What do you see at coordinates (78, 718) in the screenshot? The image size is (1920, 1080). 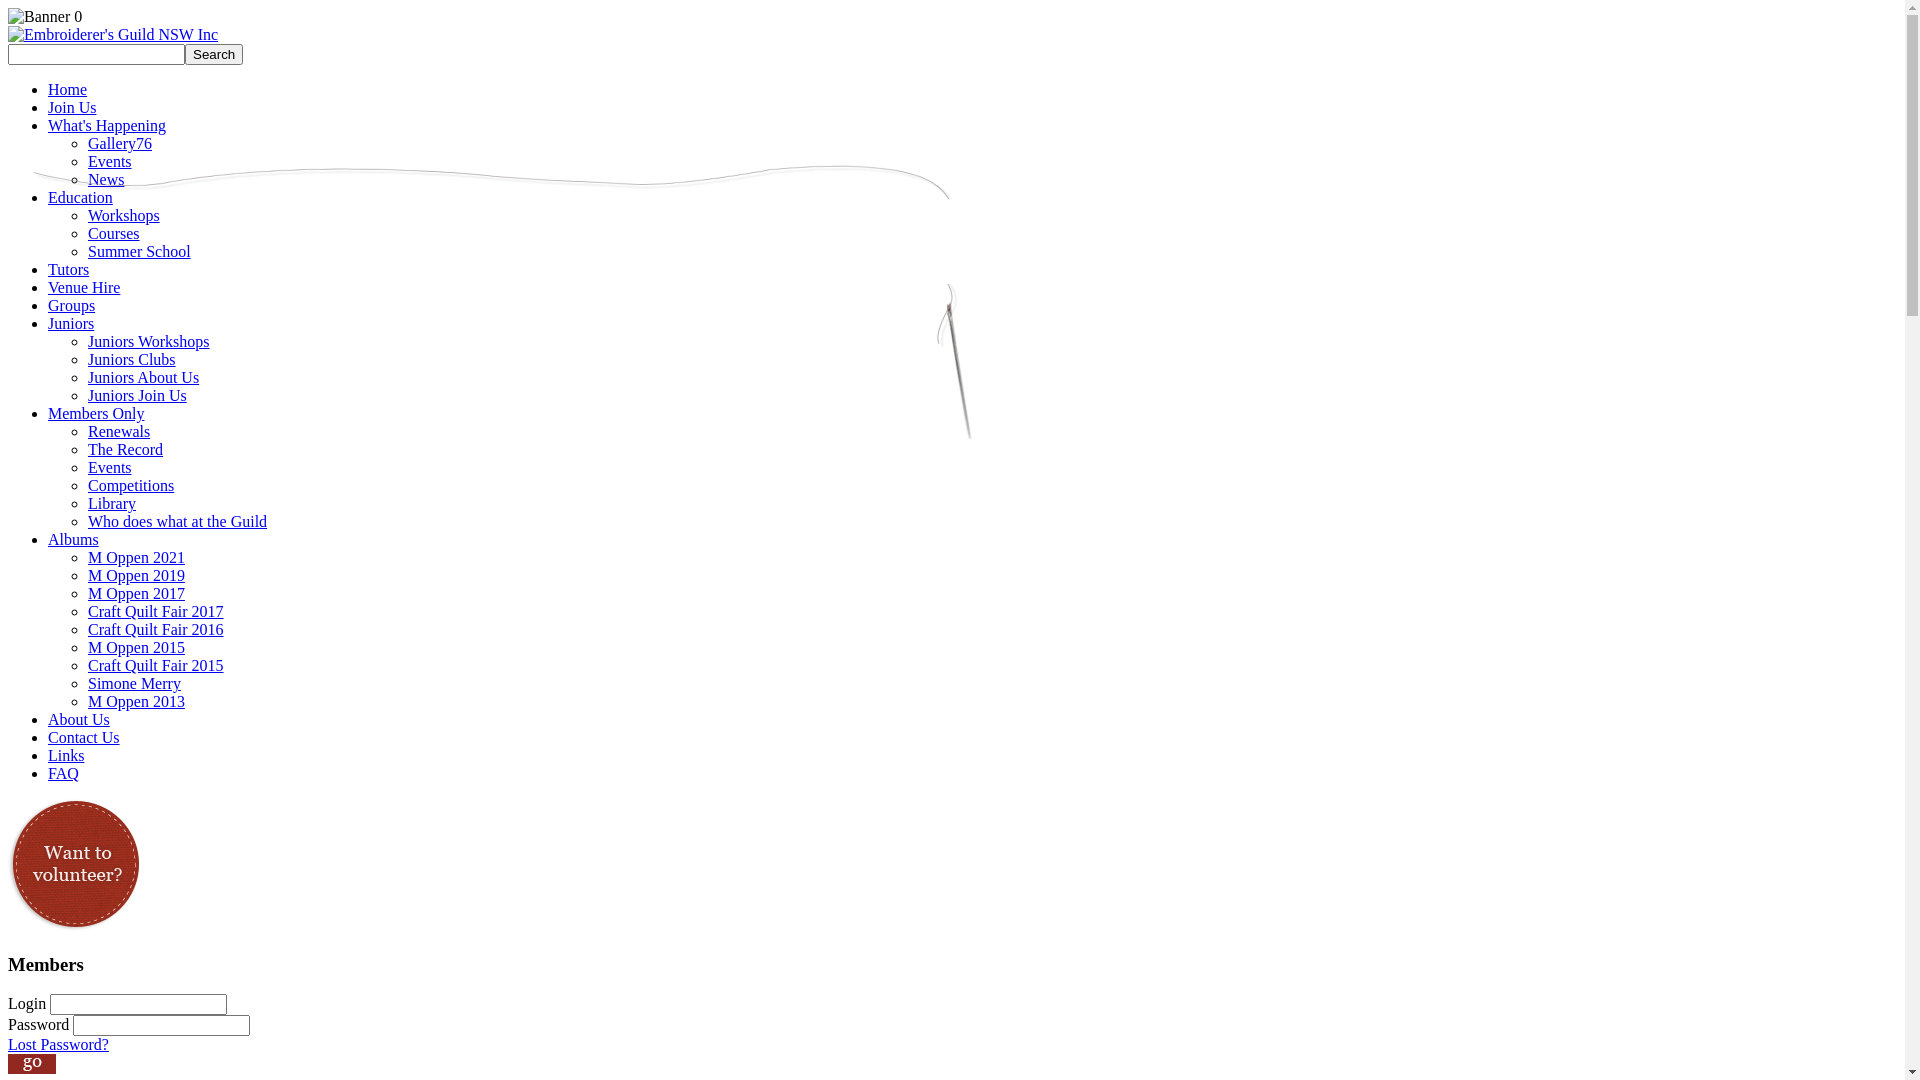 I see `'About Us'` at bounding box center [78, 718].